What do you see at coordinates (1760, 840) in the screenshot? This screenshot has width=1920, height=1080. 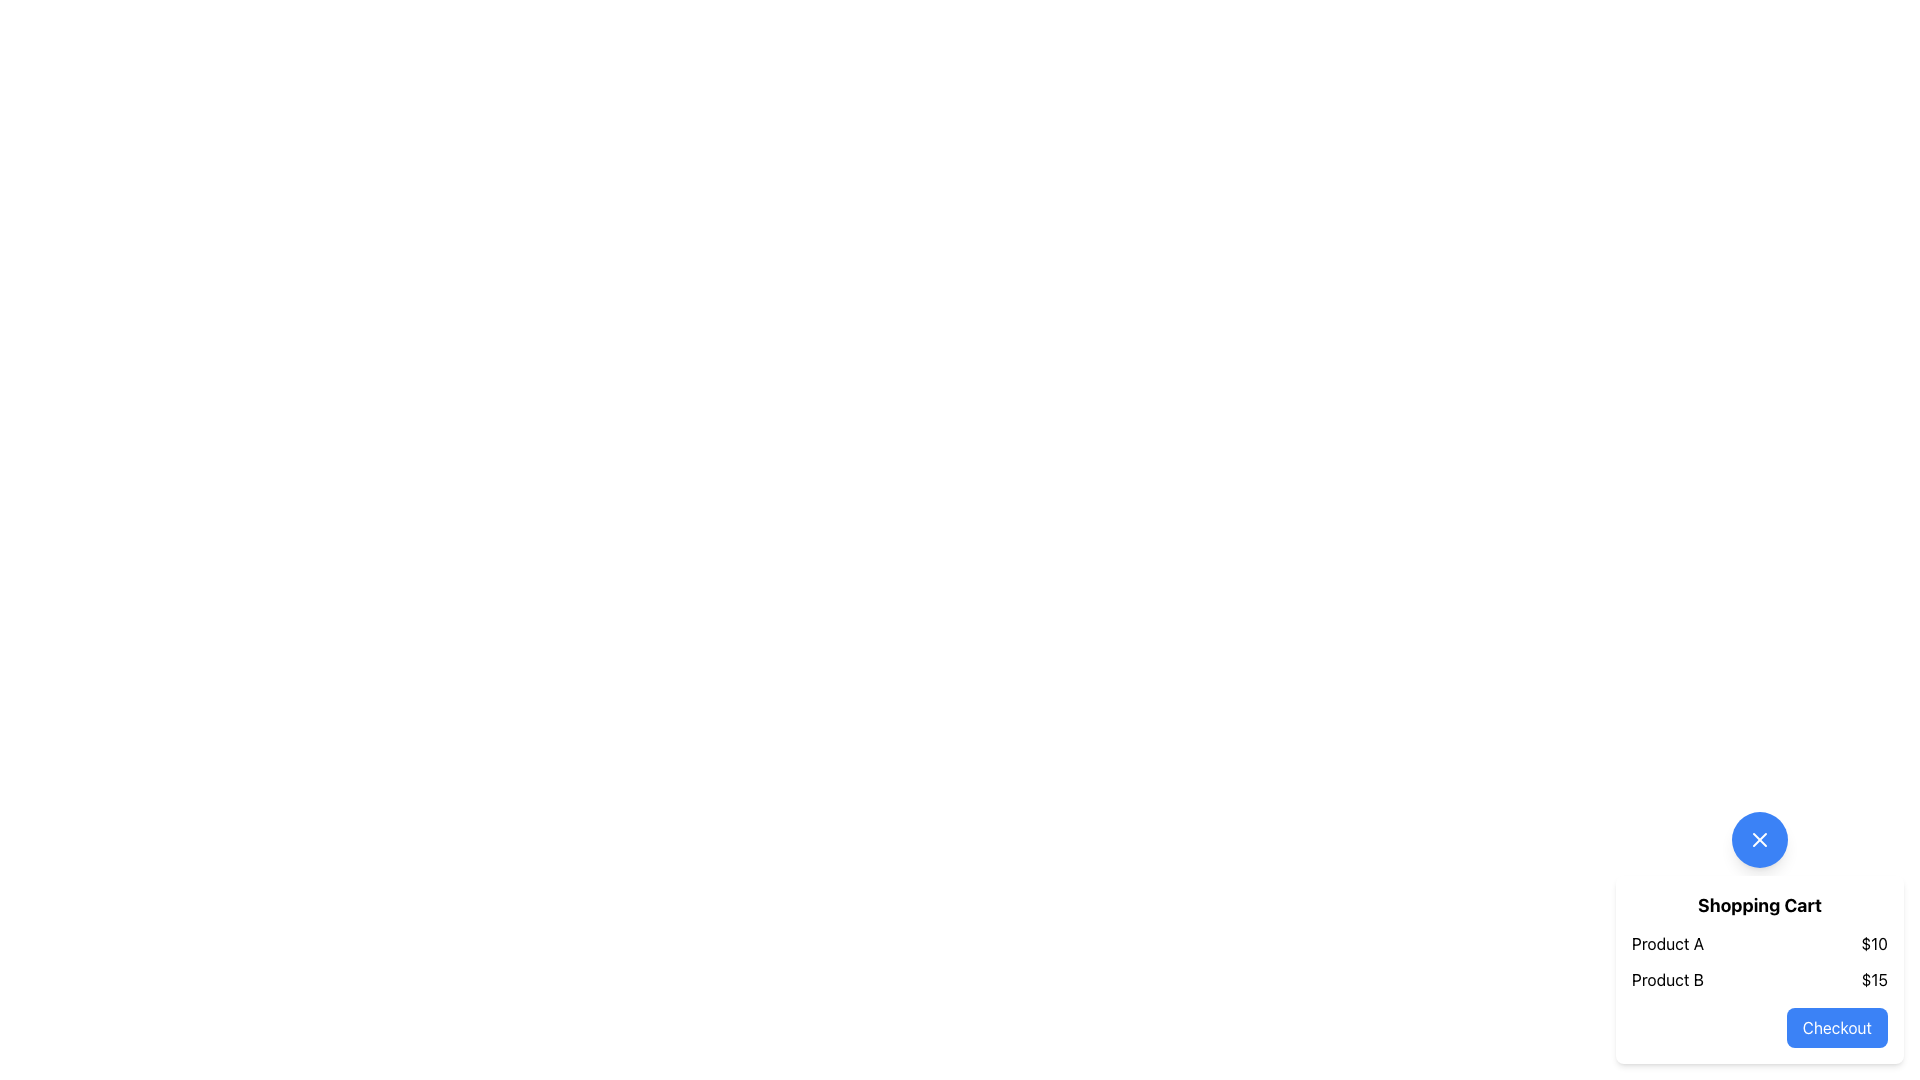 I see `the close 'X' icon button located at the top-center of the card-like UI component` at bounding box center [1760, 840].